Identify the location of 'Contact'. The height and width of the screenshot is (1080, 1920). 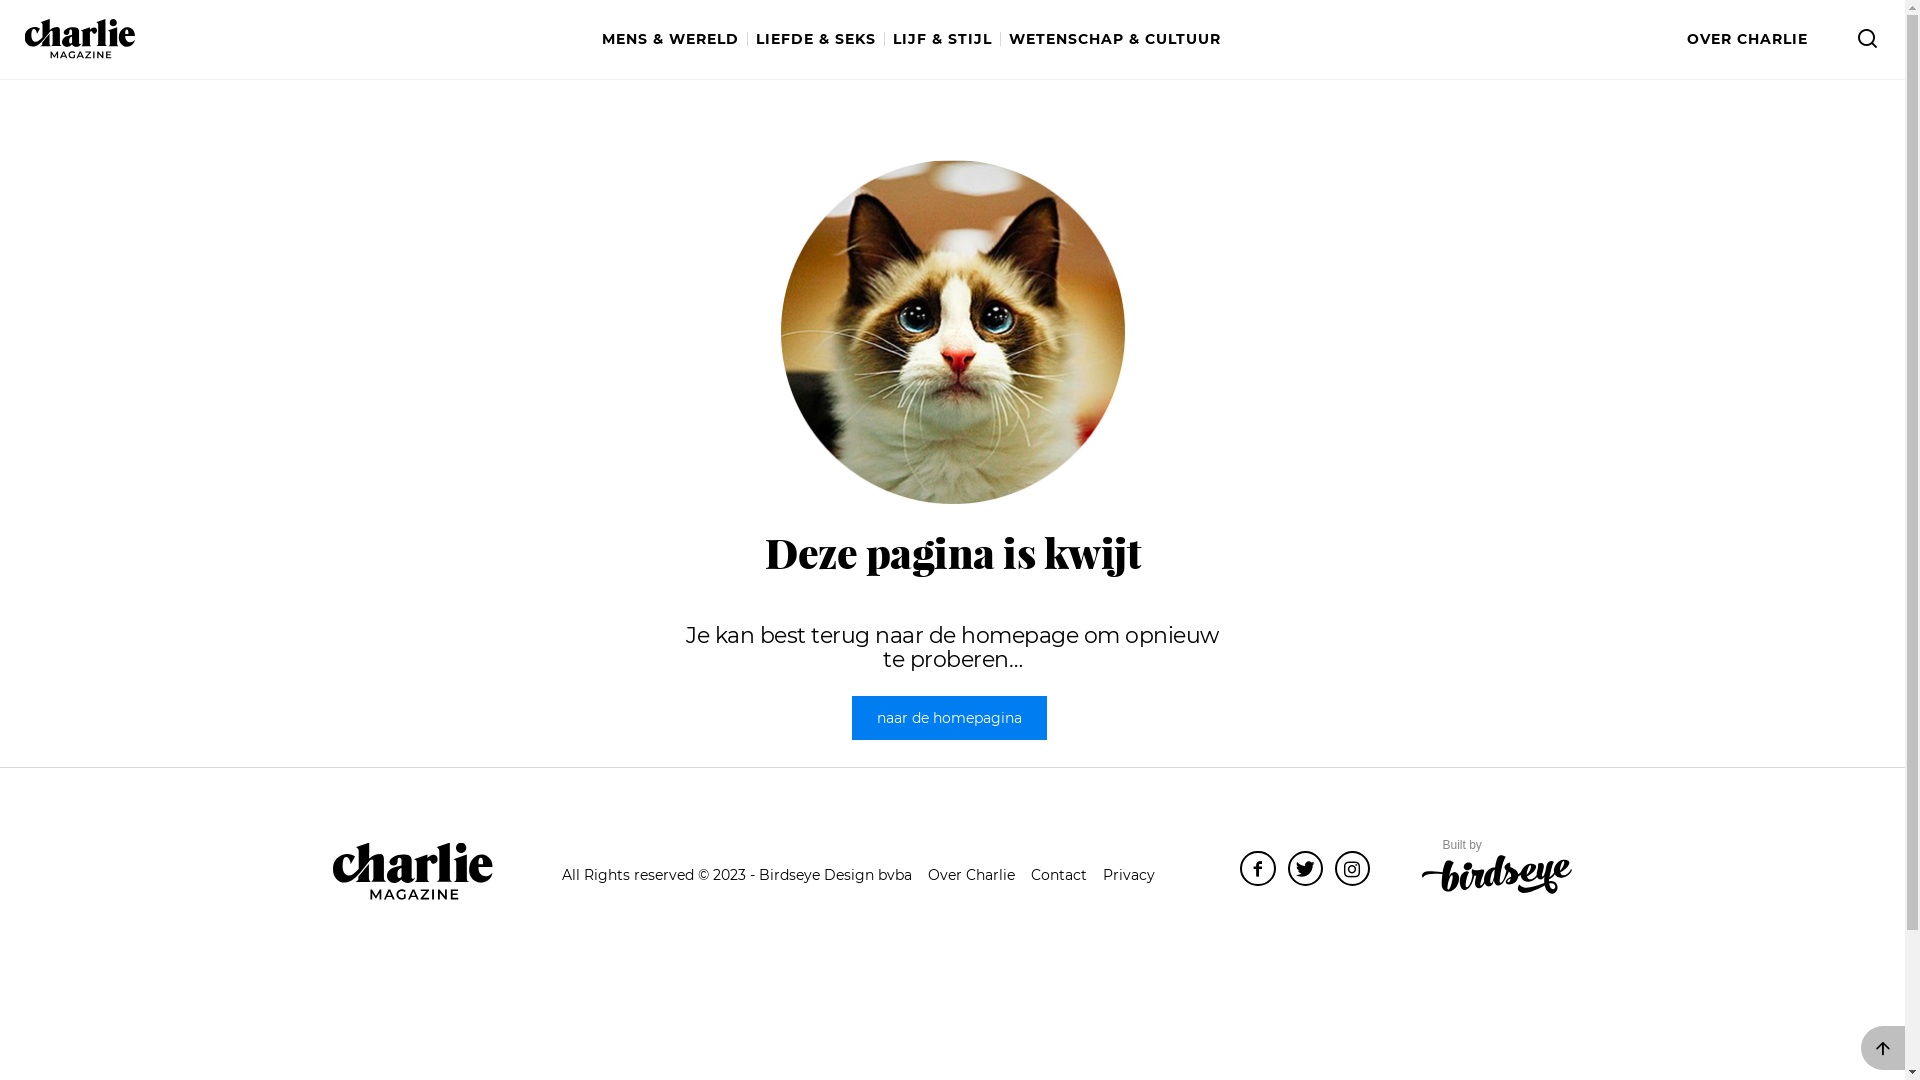
(1058, 874).